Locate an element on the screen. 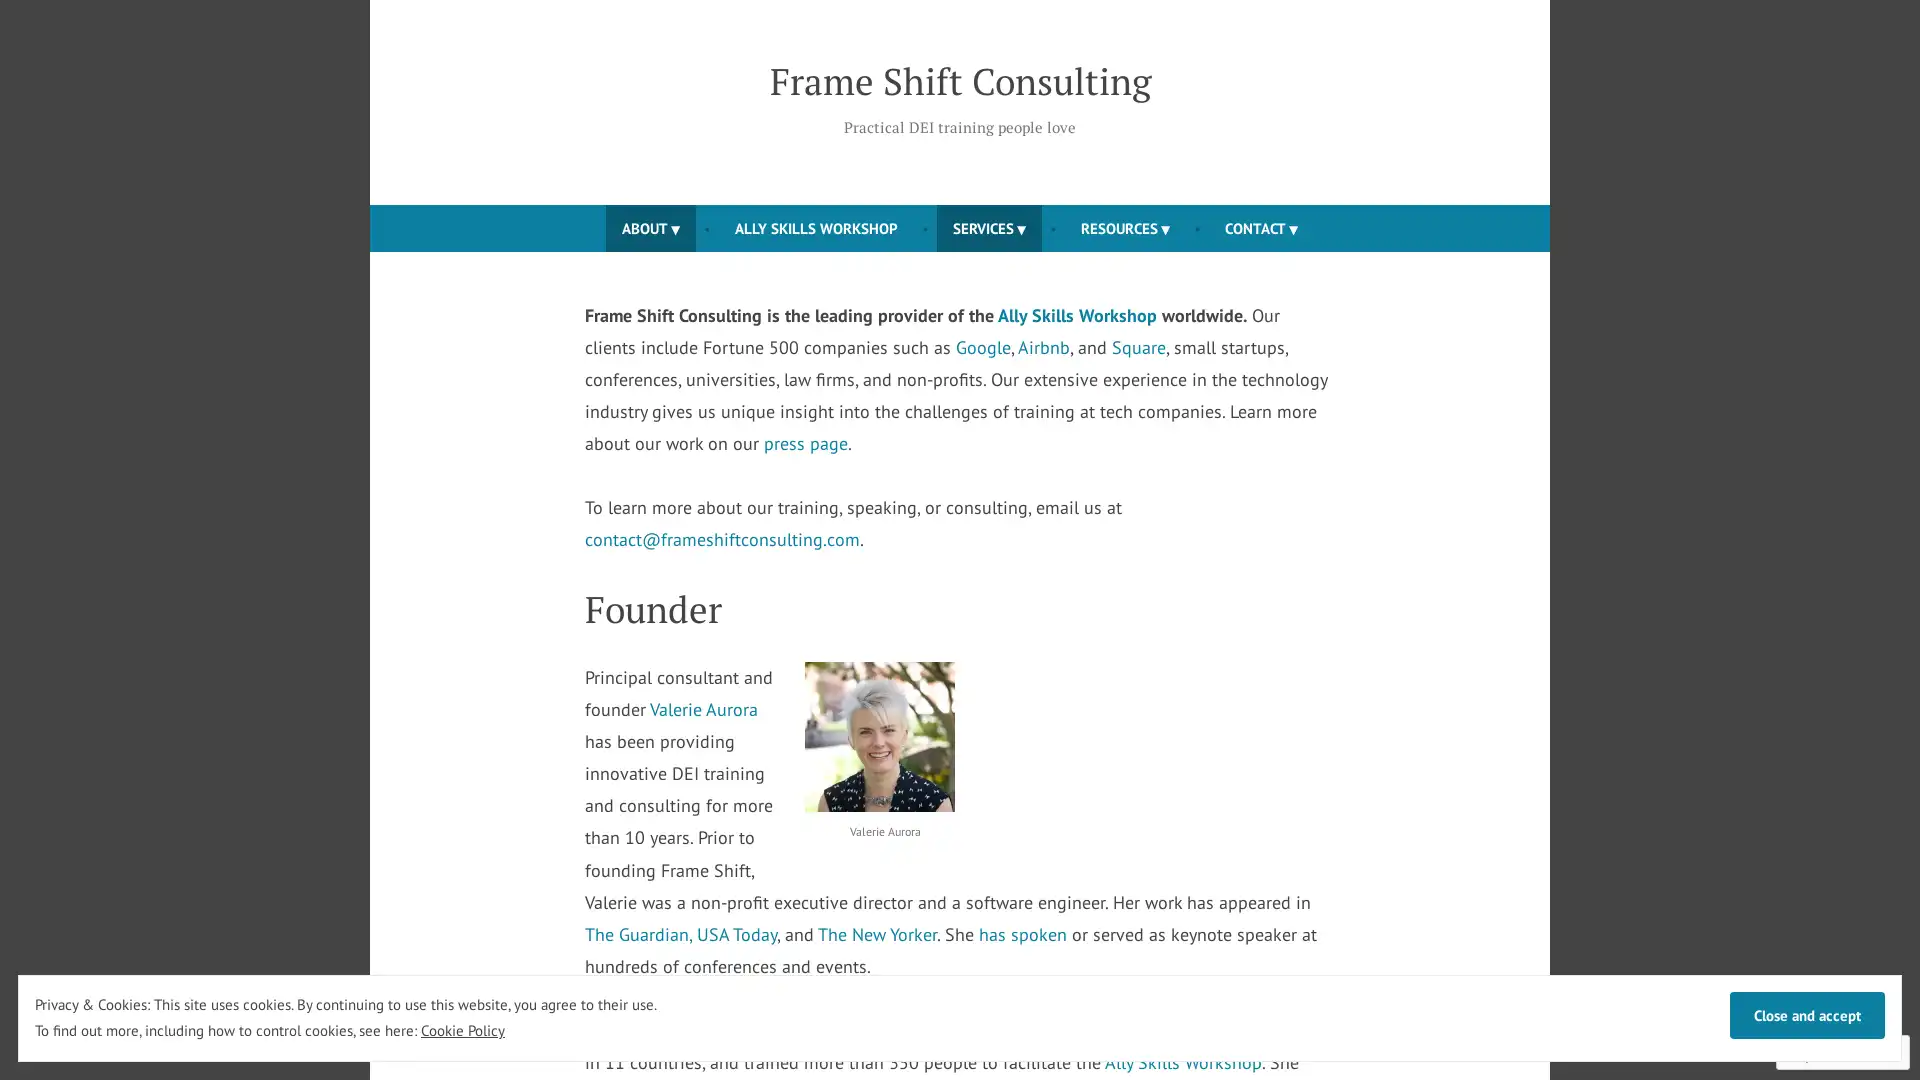  Close and accept is located at coordinates (1807, 1014).